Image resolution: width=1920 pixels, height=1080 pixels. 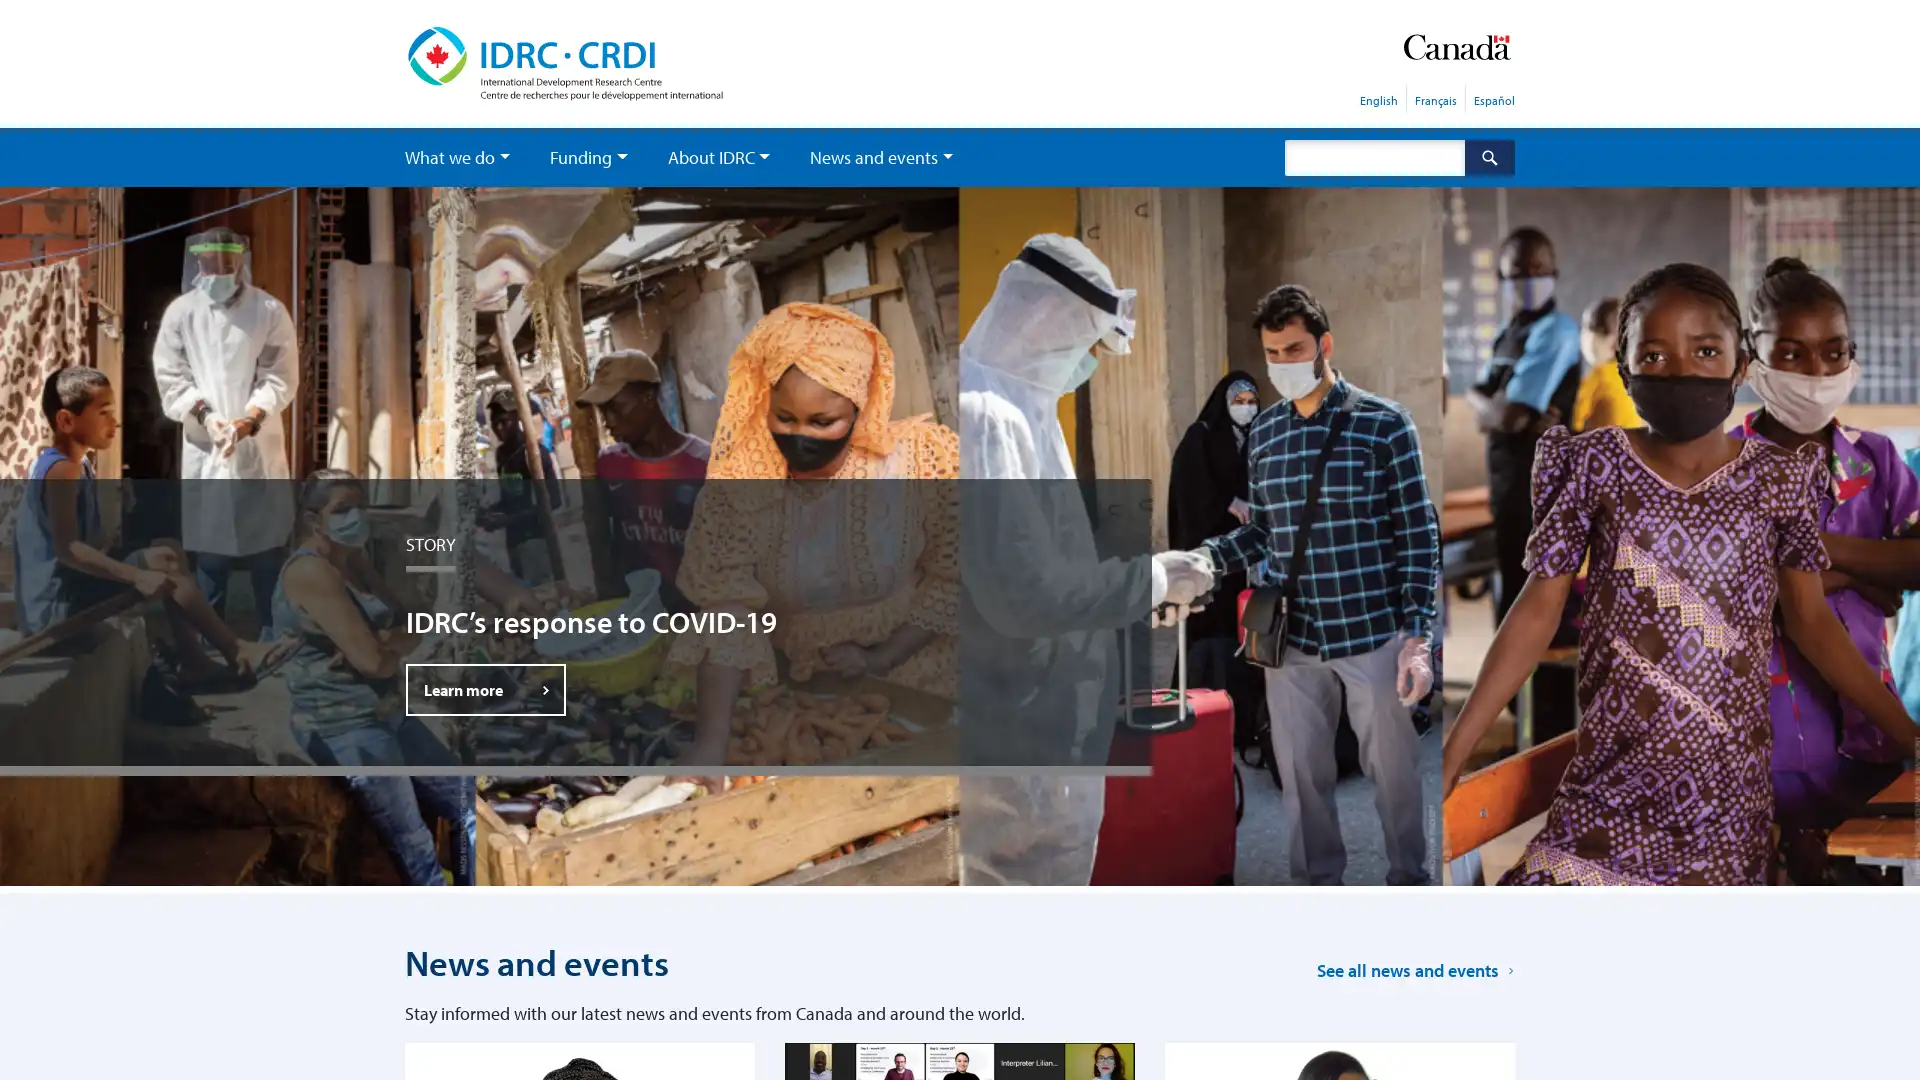 What do you see at coordinates (1489, 156) in the screenshot?
I see `Search` at bounding box center [1489, 156].